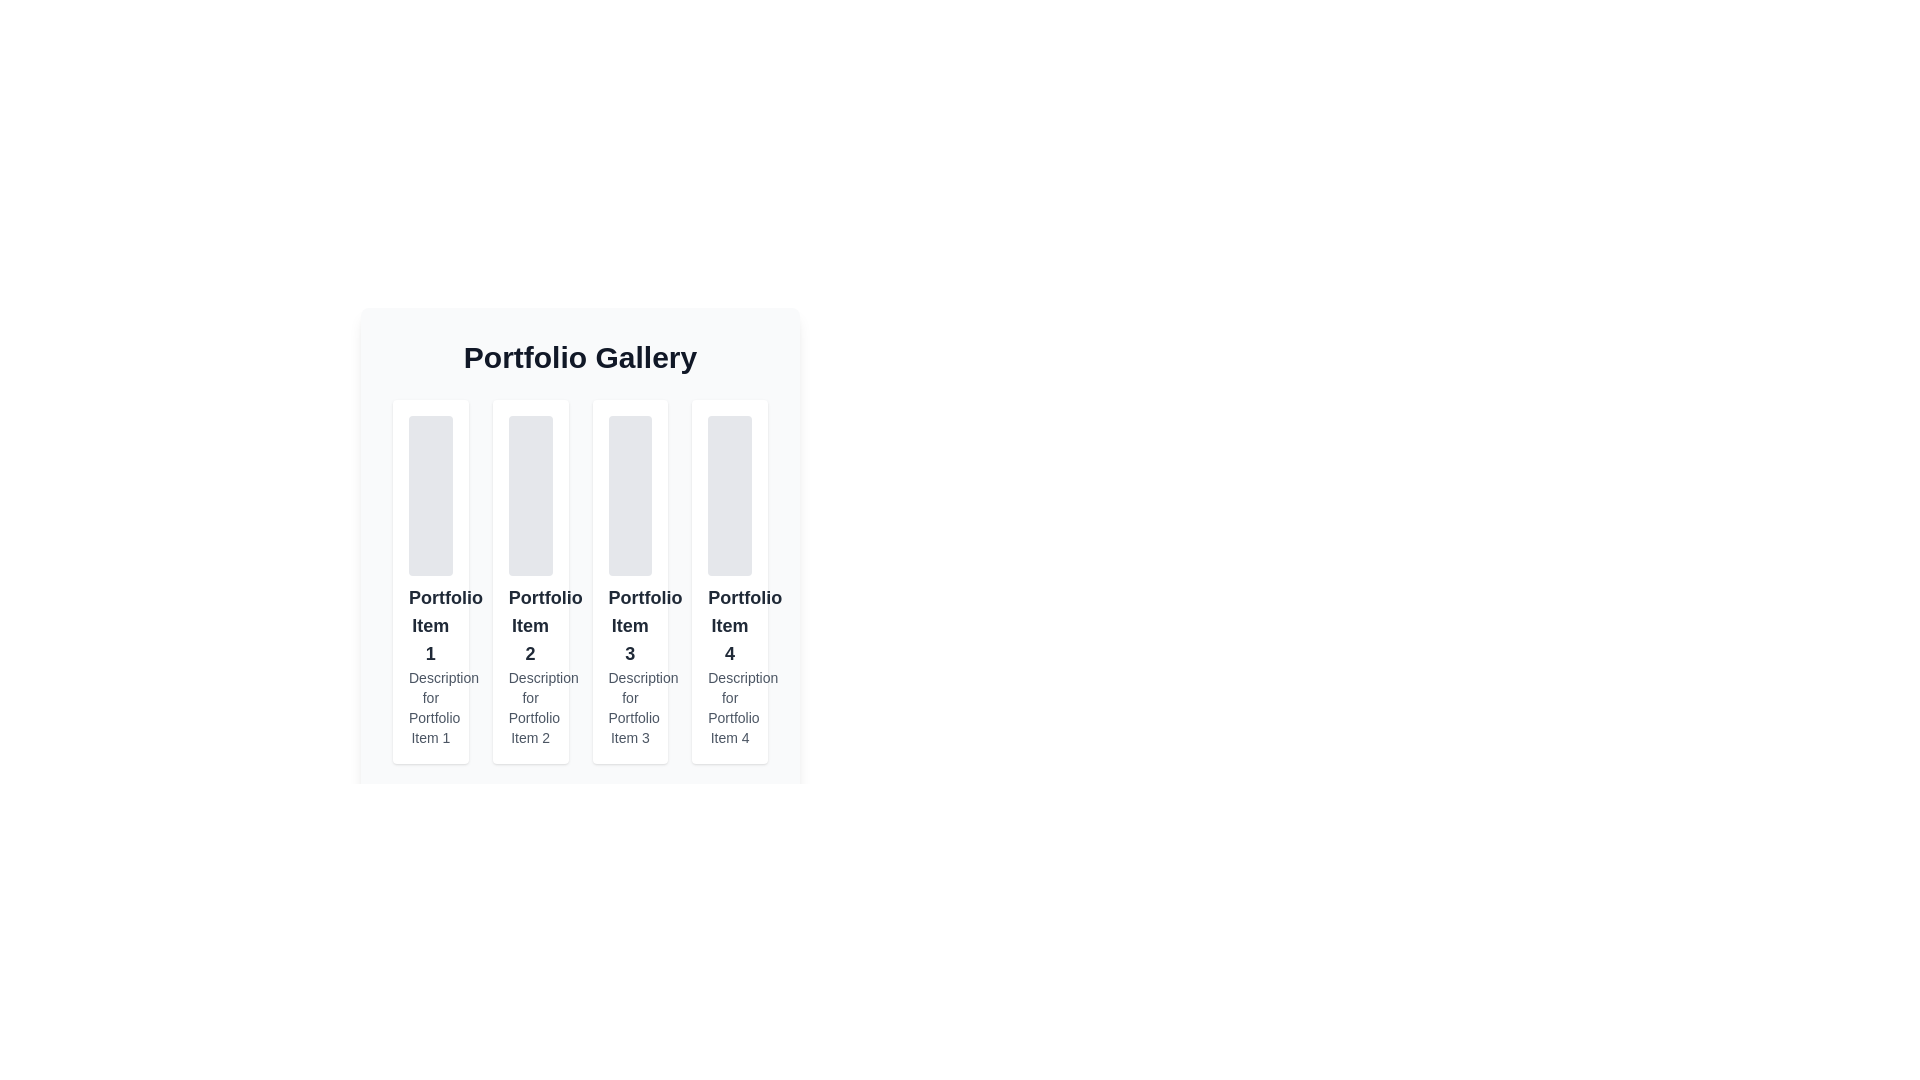 This screenshot has width=1920, height=1080. Describe the element at coordinates (429, 707) in the screenshot. I see `the descriptive text element located below the header 'Portfolio Item 1' in the portfolio card` at that location.